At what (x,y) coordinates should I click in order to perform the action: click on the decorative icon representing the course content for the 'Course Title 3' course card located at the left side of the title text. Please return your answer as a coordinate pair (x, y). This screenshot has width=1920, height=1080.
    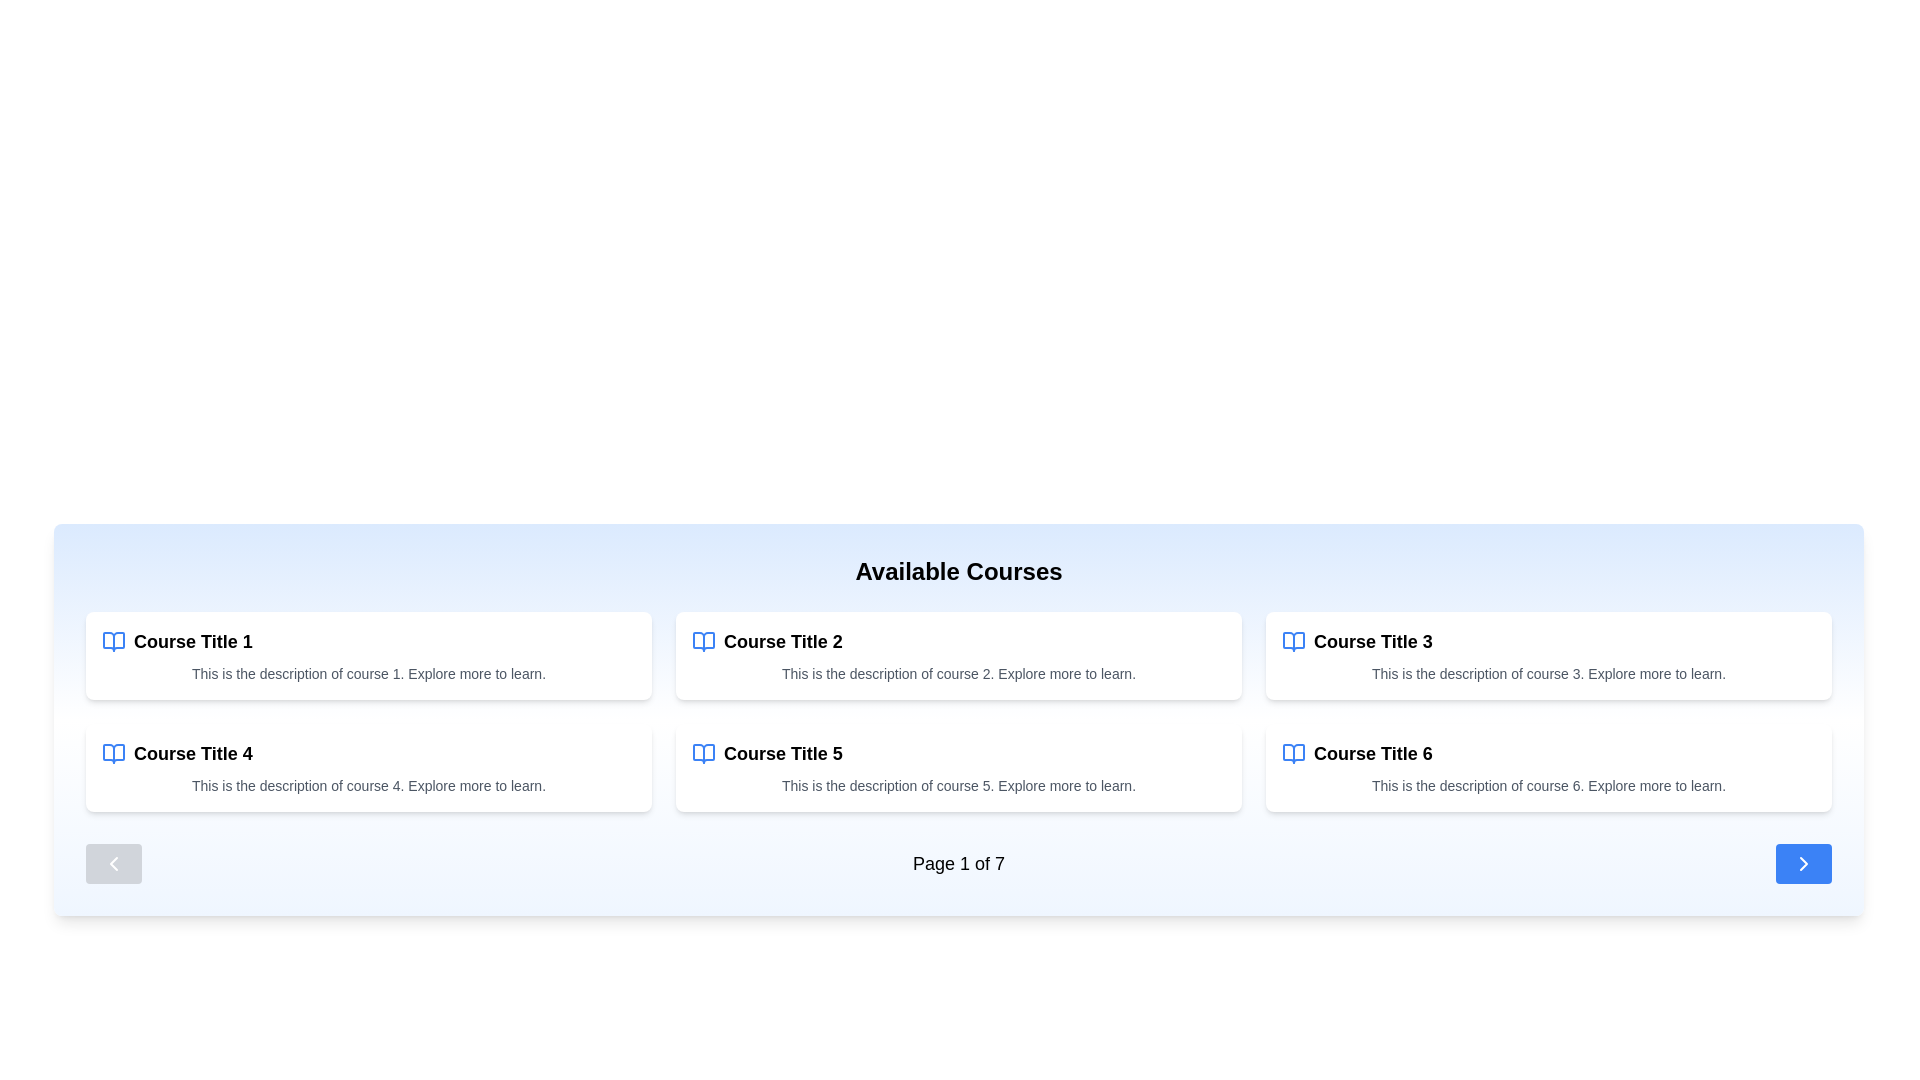
    Looking at the image, I should click on (1294, 641).